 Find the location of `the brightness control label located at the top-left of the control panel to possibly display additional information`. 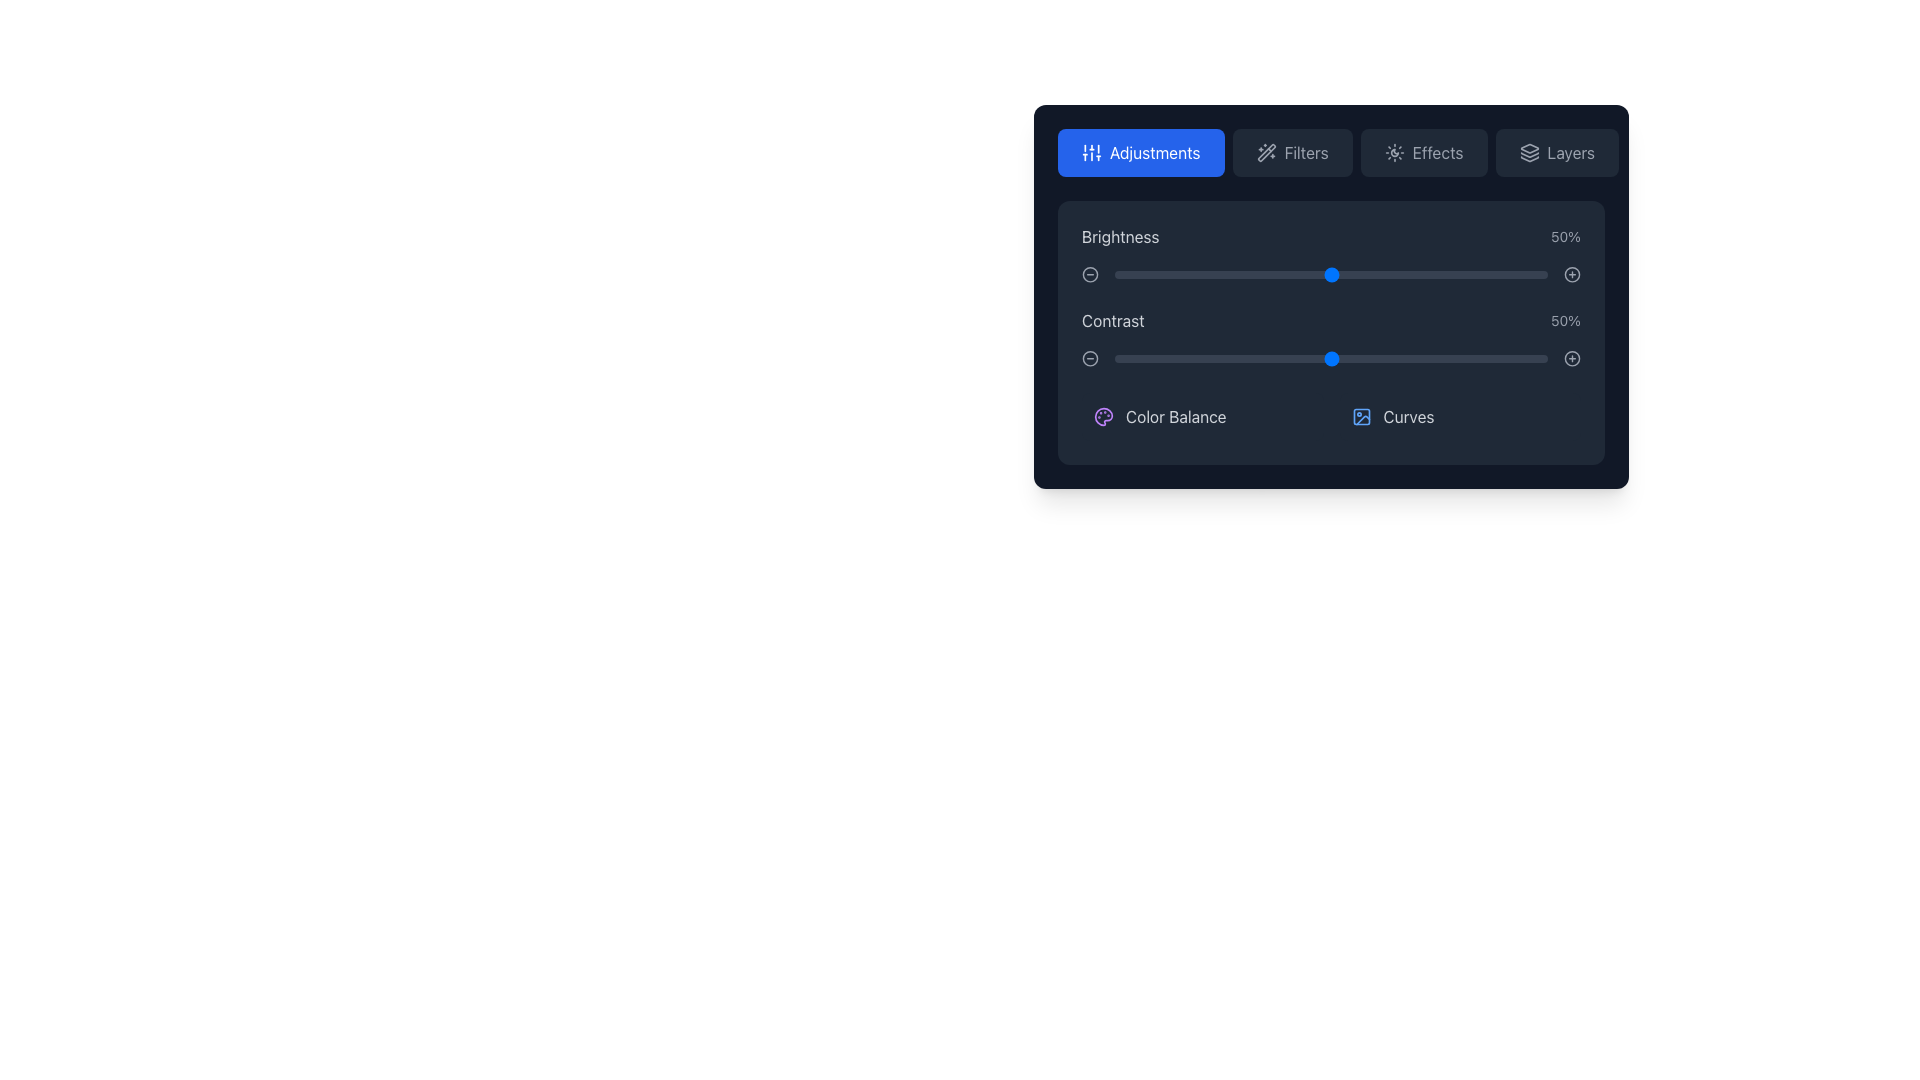

the brightness control label located at the top-left of the control panel to possibly display additional information is located at coordinates (1120, 235).